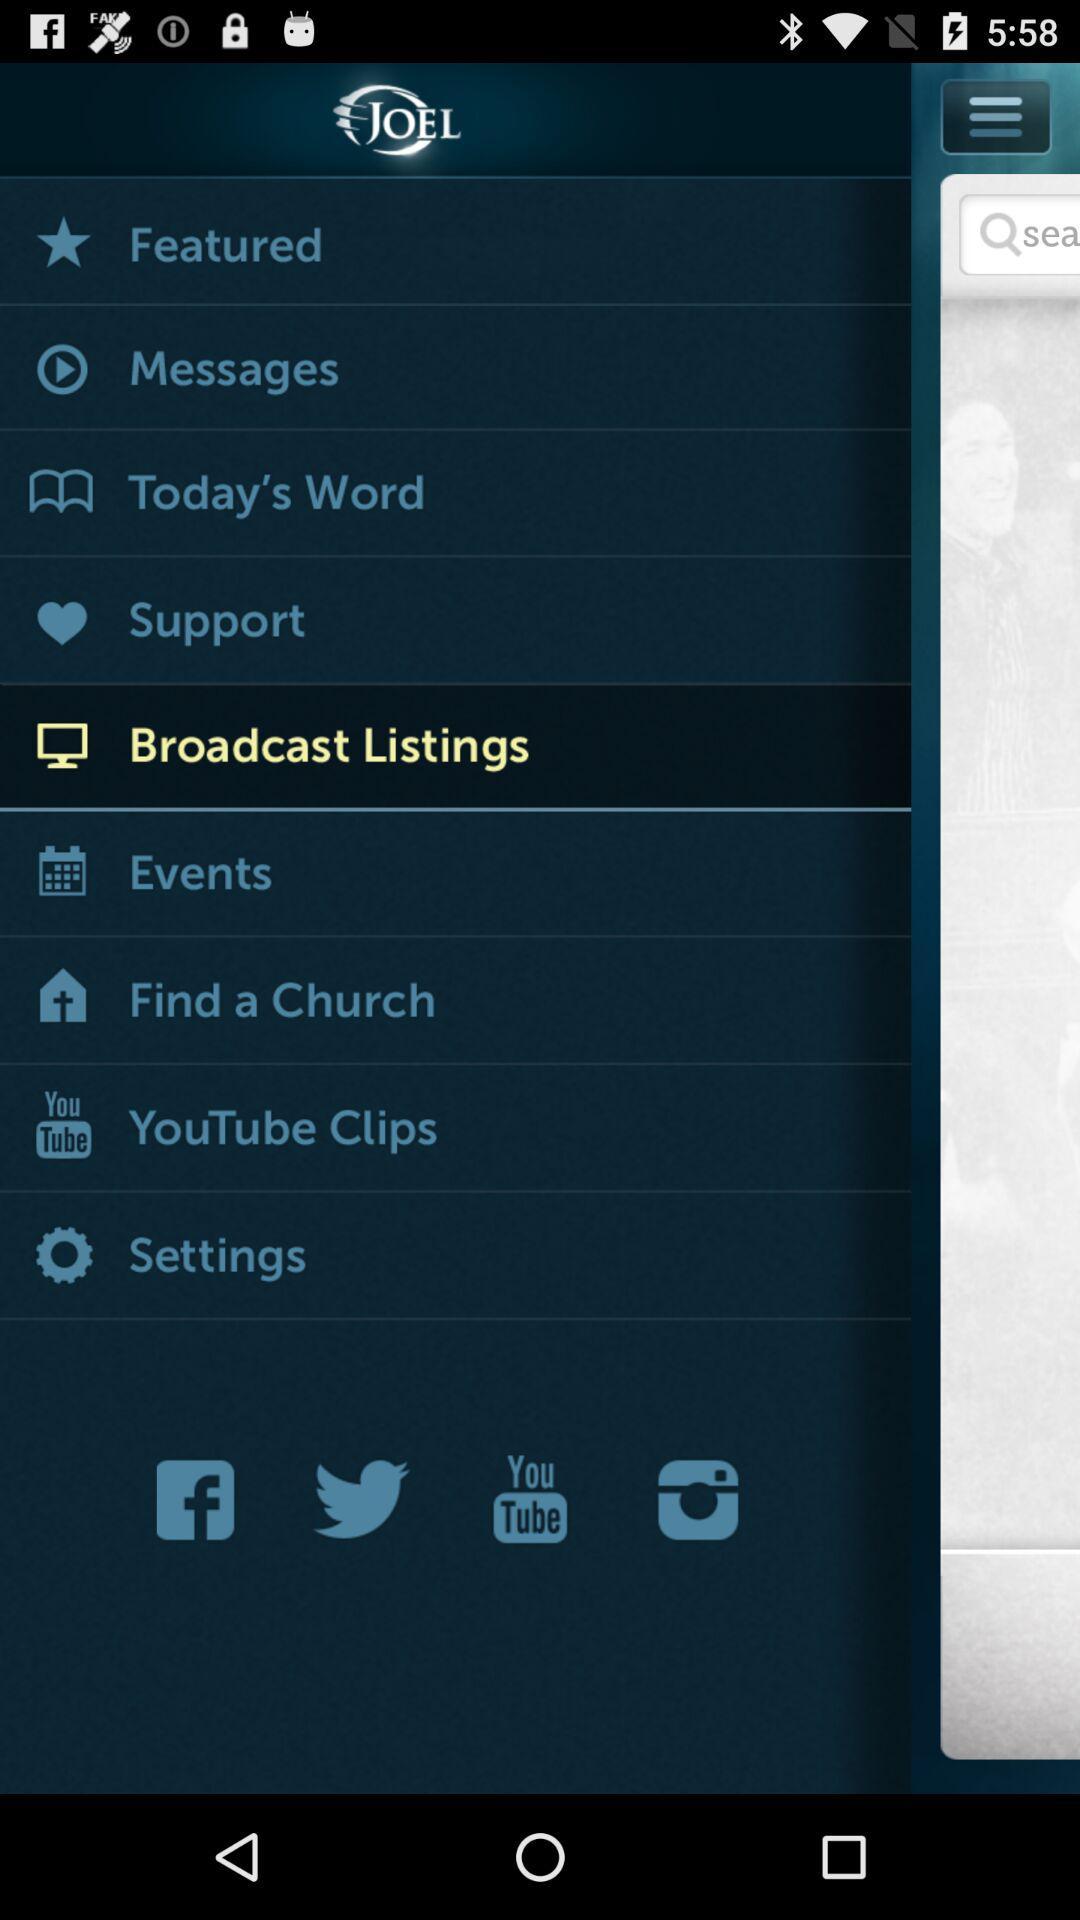 Image resolution: width=1080 pixels, height=1920 pixels. Describe the element at coordinates (455, 241) in the screenshot. I see `show featured` at that location.